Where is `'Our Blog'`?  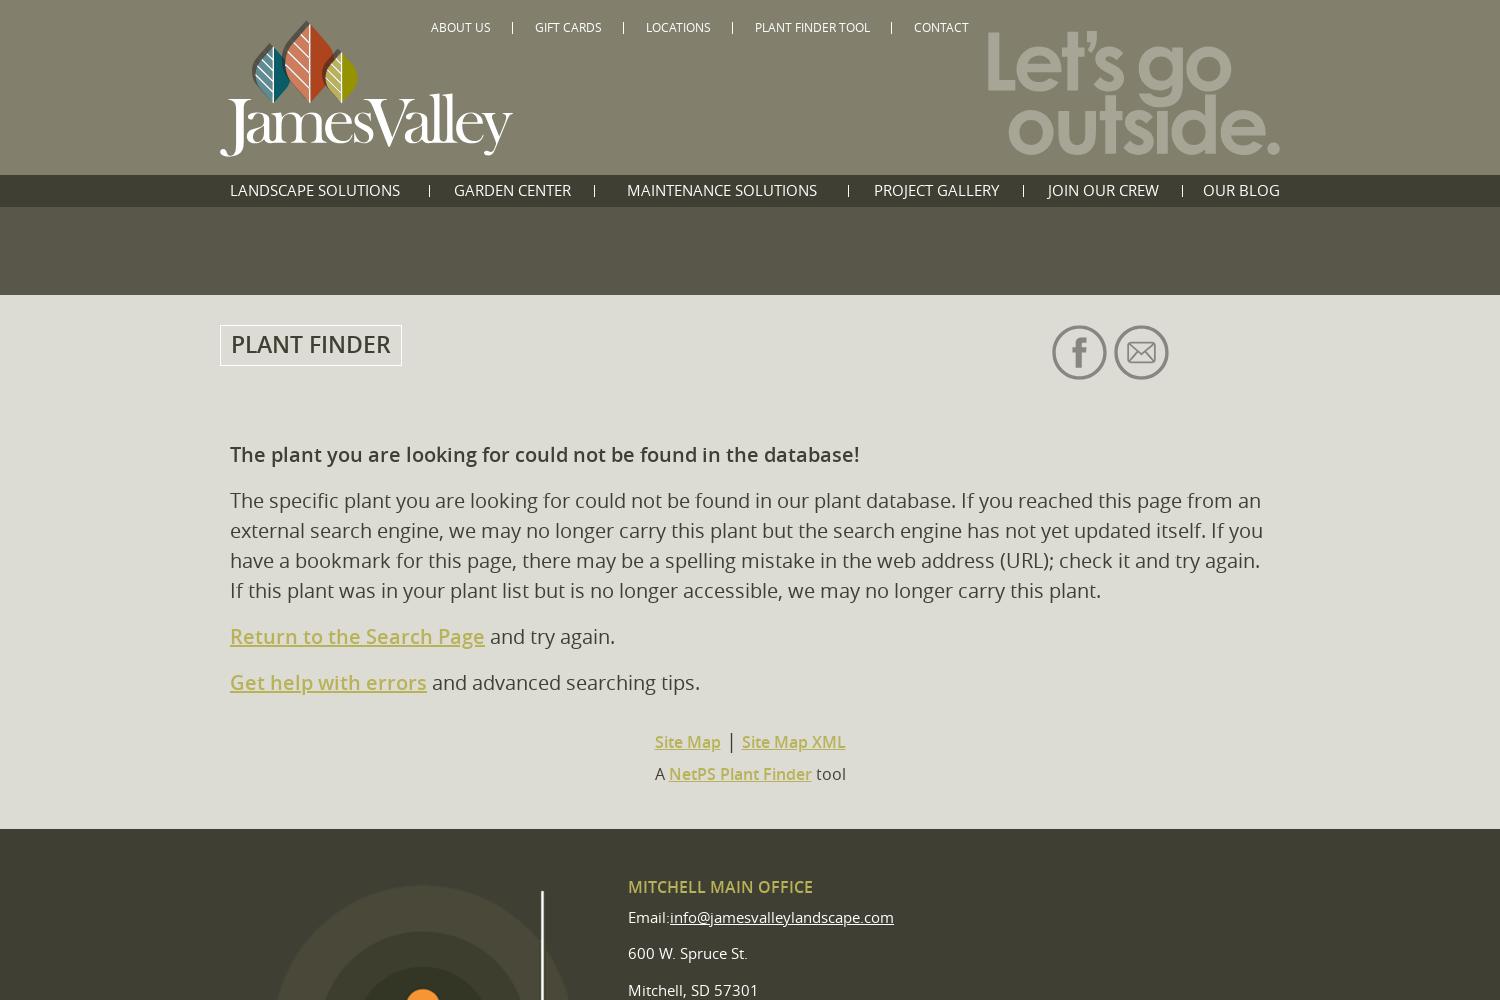 'Our Blog' is located at coordinates (1239, 189).